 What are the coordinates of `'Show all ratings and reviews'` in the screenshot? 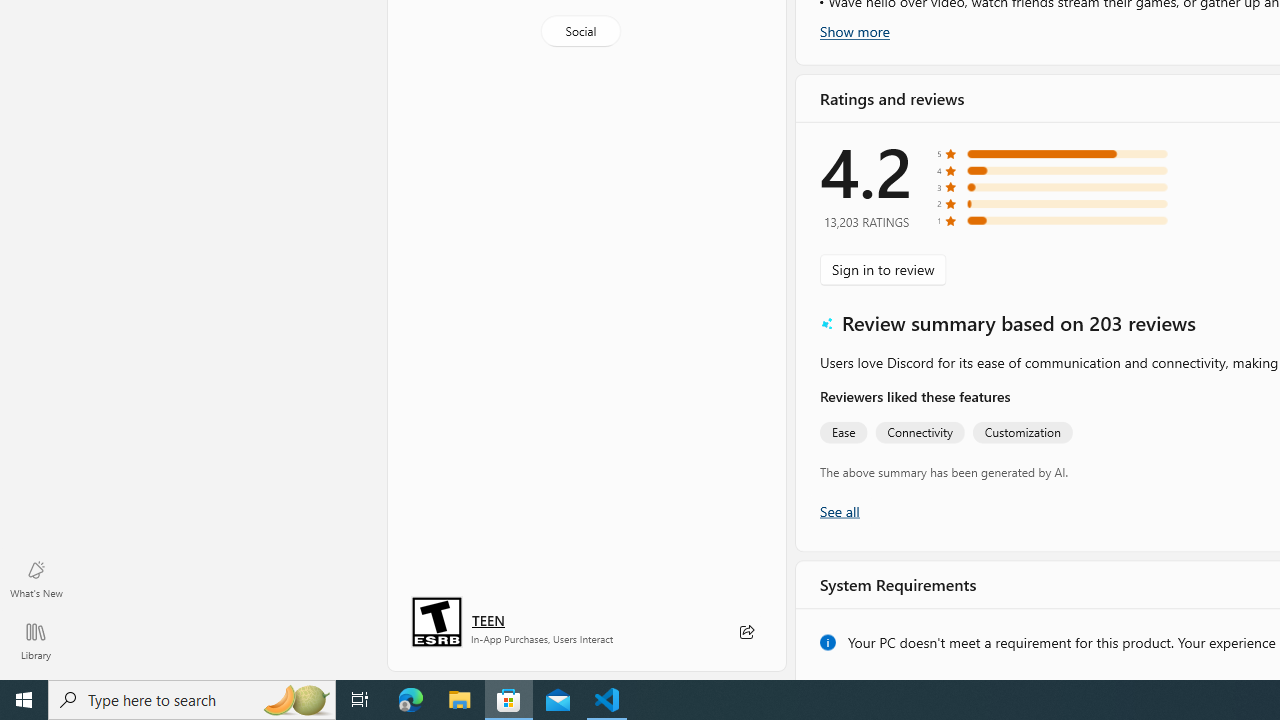 It's located at (839, 528).